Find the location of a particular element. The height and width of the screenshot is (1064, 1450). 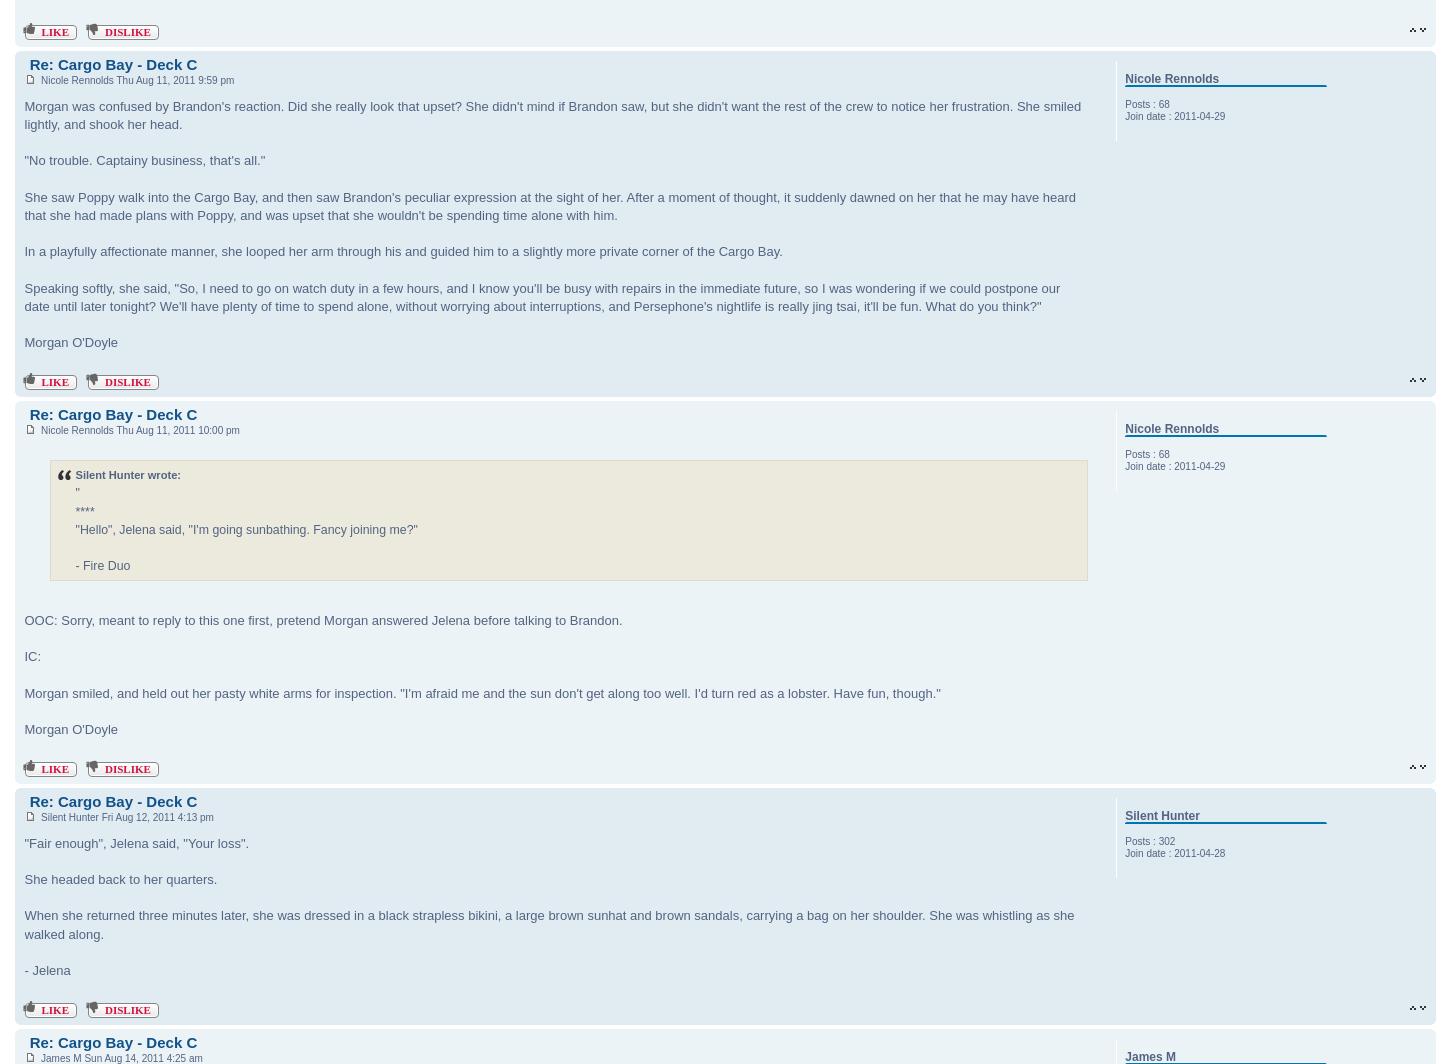

'IC:' is located at coordinates (32, 656).